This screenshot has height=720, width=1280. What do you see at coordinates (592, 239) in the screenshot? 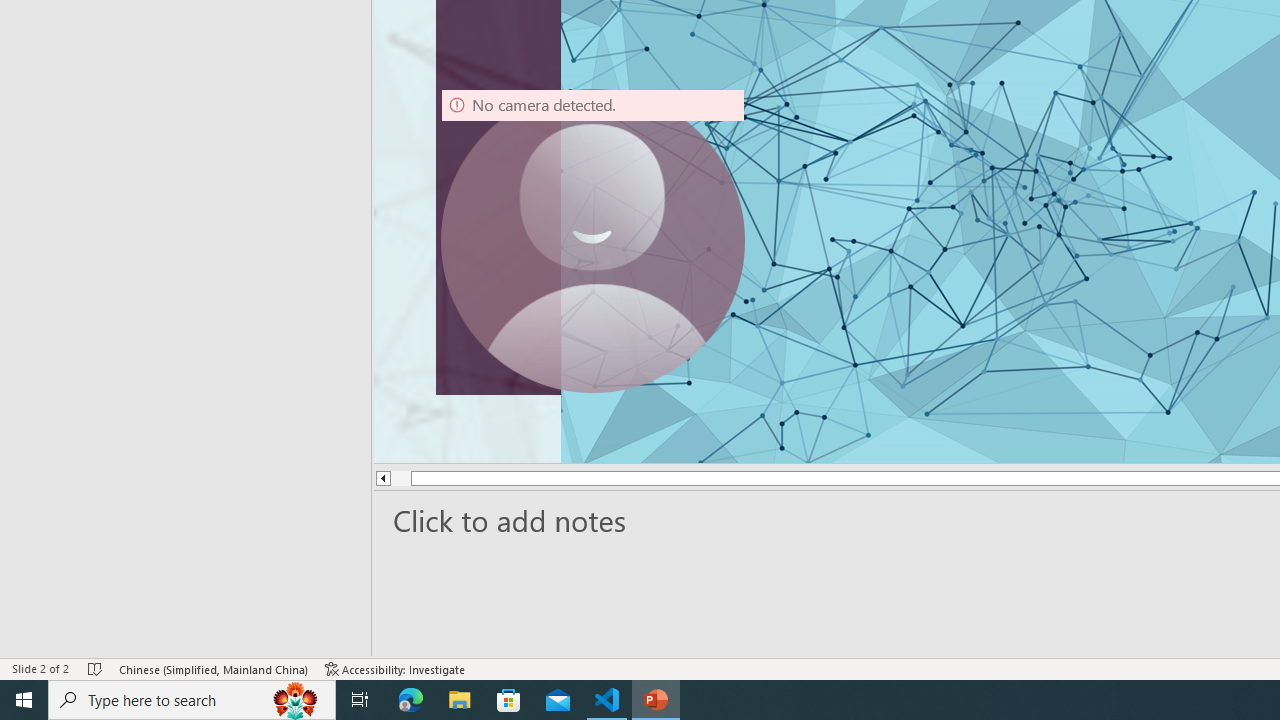
I see `'Camera 9, No camera detected.'` at bounding box center [592, 239].